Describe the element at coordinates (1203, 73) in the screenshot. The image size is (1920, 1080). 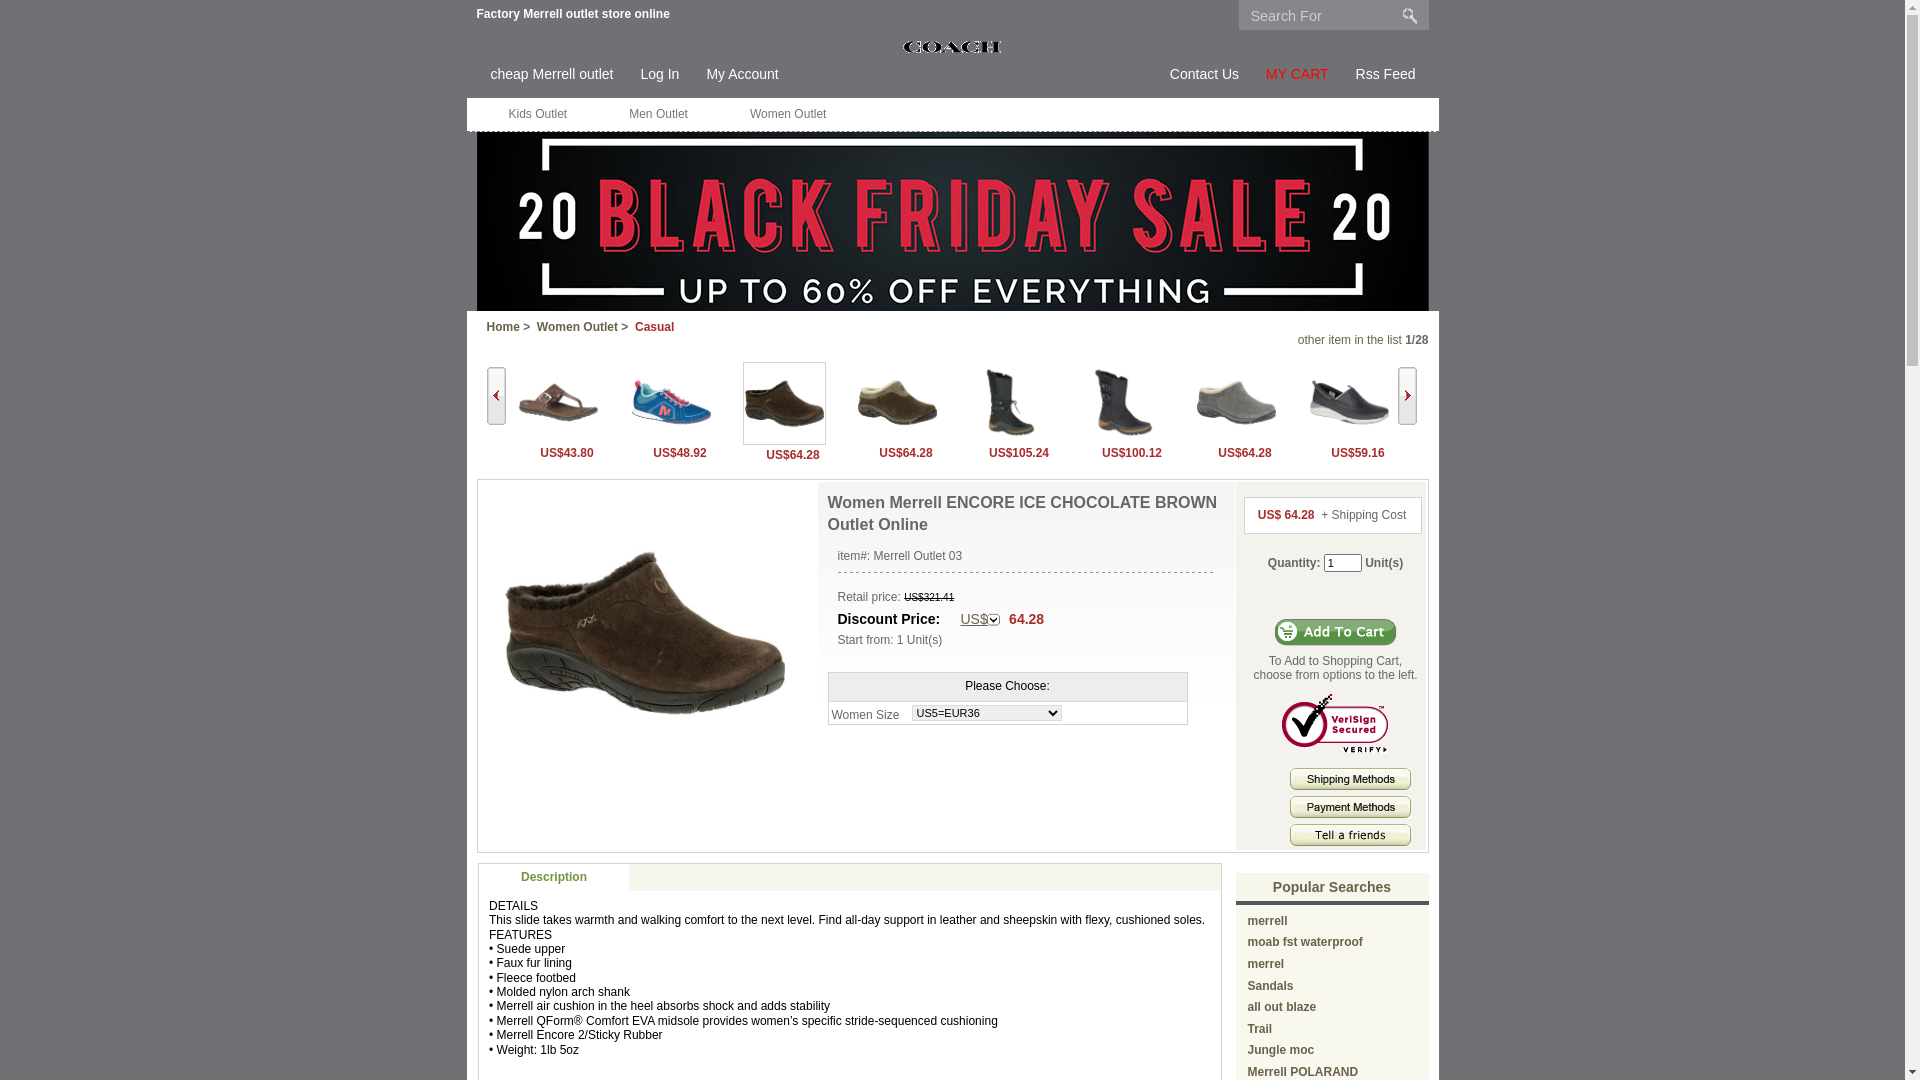
I see `'Contact Us'` at that location.